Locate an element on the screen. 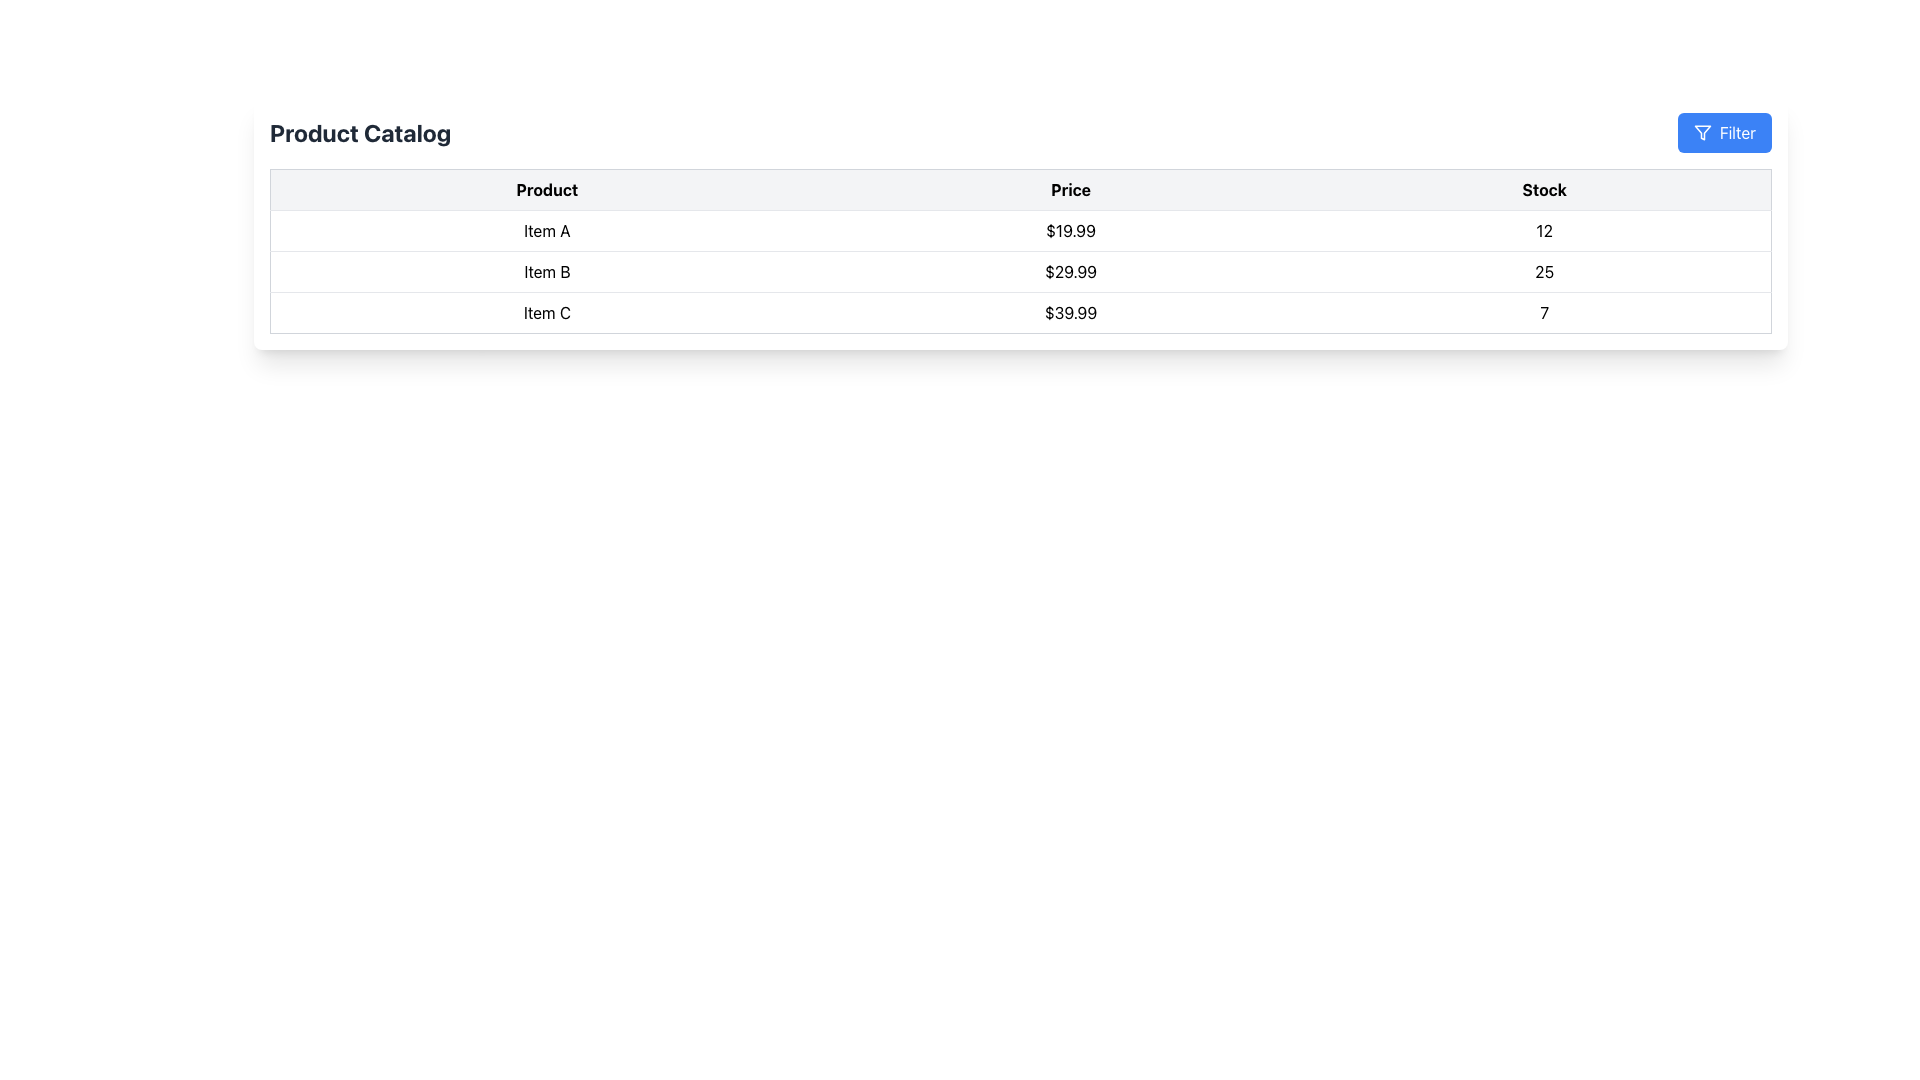 The image size is (1920, 1080). the text label displaying 'Item B' in the second row of the 'Product' column is located at coordinates (547, 272).